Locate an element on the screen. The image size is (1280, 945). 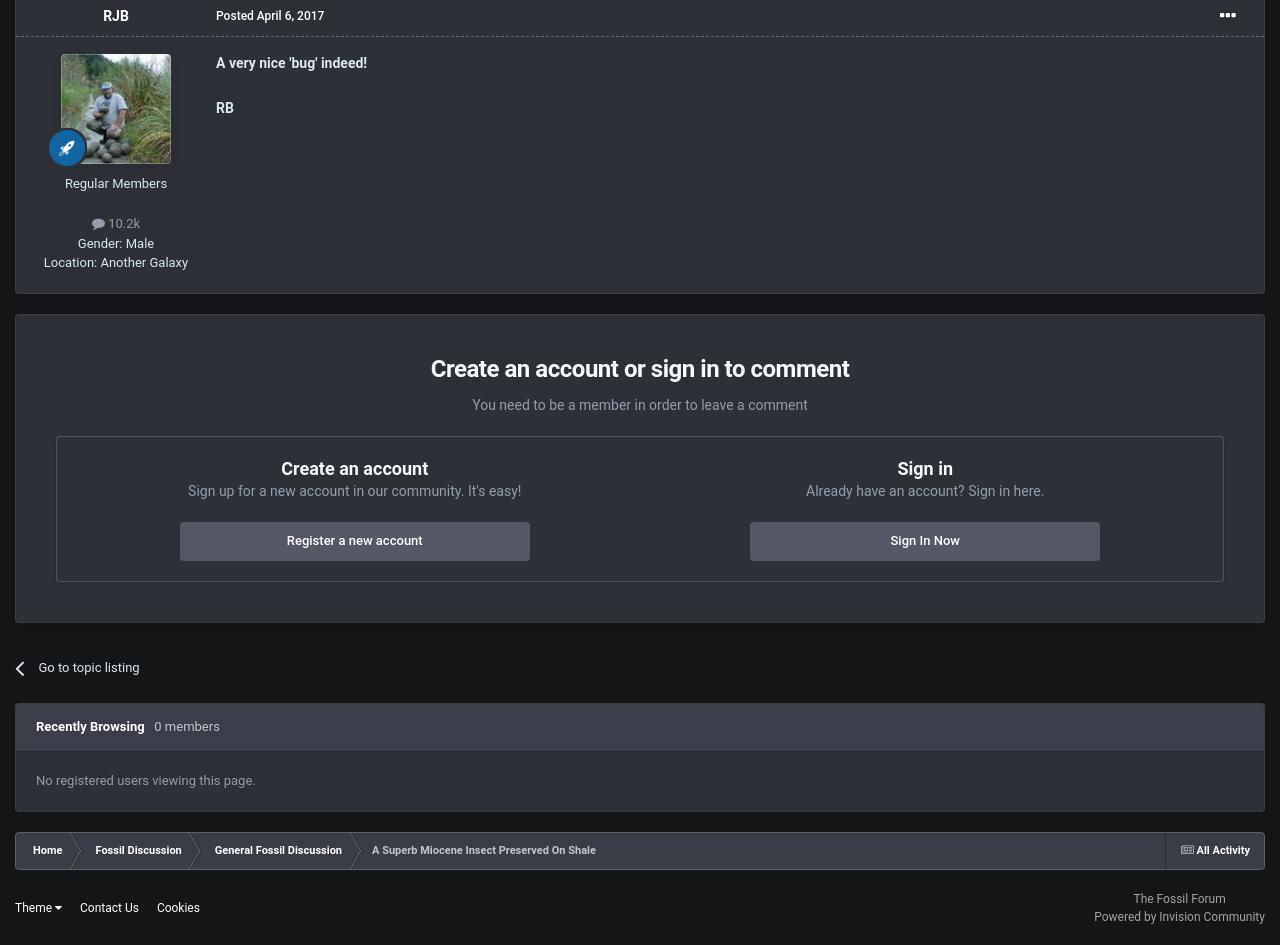
'Register a new account' is located at coordinates (284, 540).